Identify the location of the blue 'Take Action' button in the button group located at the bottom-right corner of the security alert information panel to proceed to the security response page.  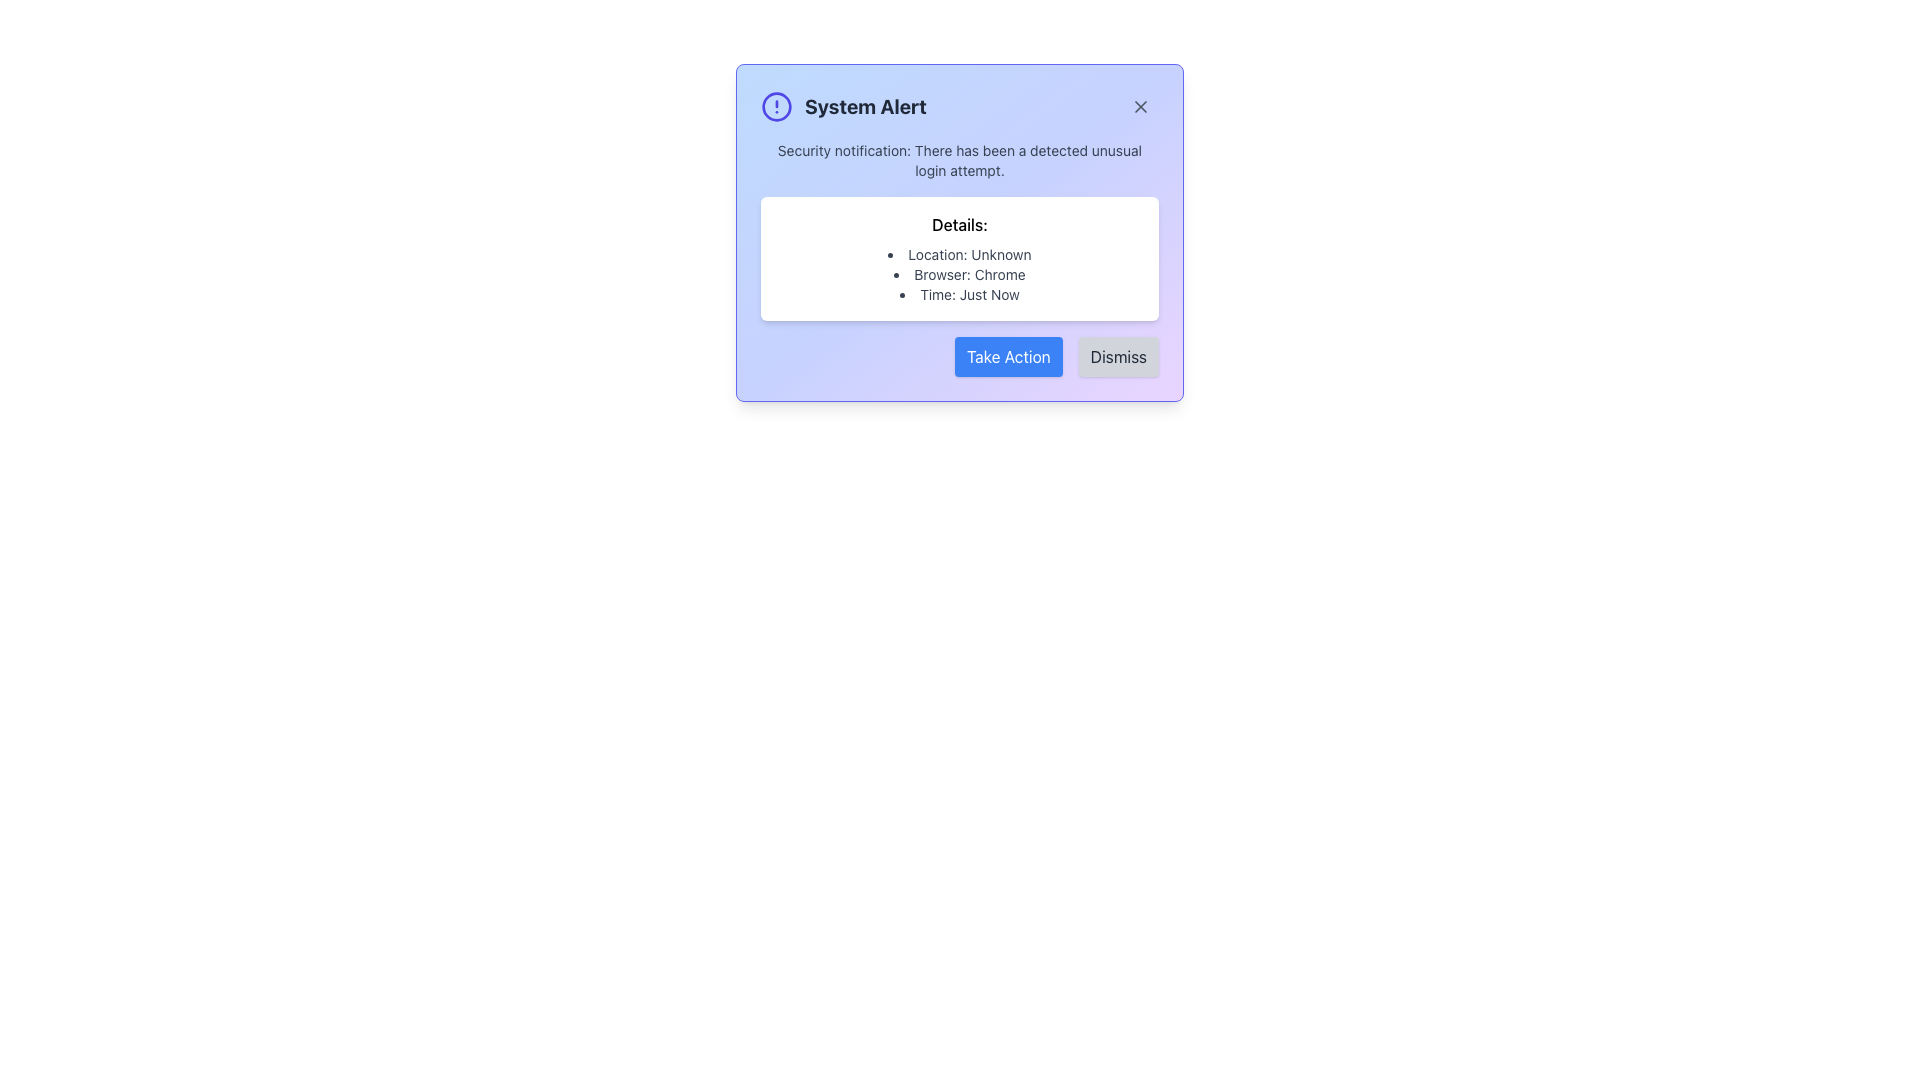
(960, 356).